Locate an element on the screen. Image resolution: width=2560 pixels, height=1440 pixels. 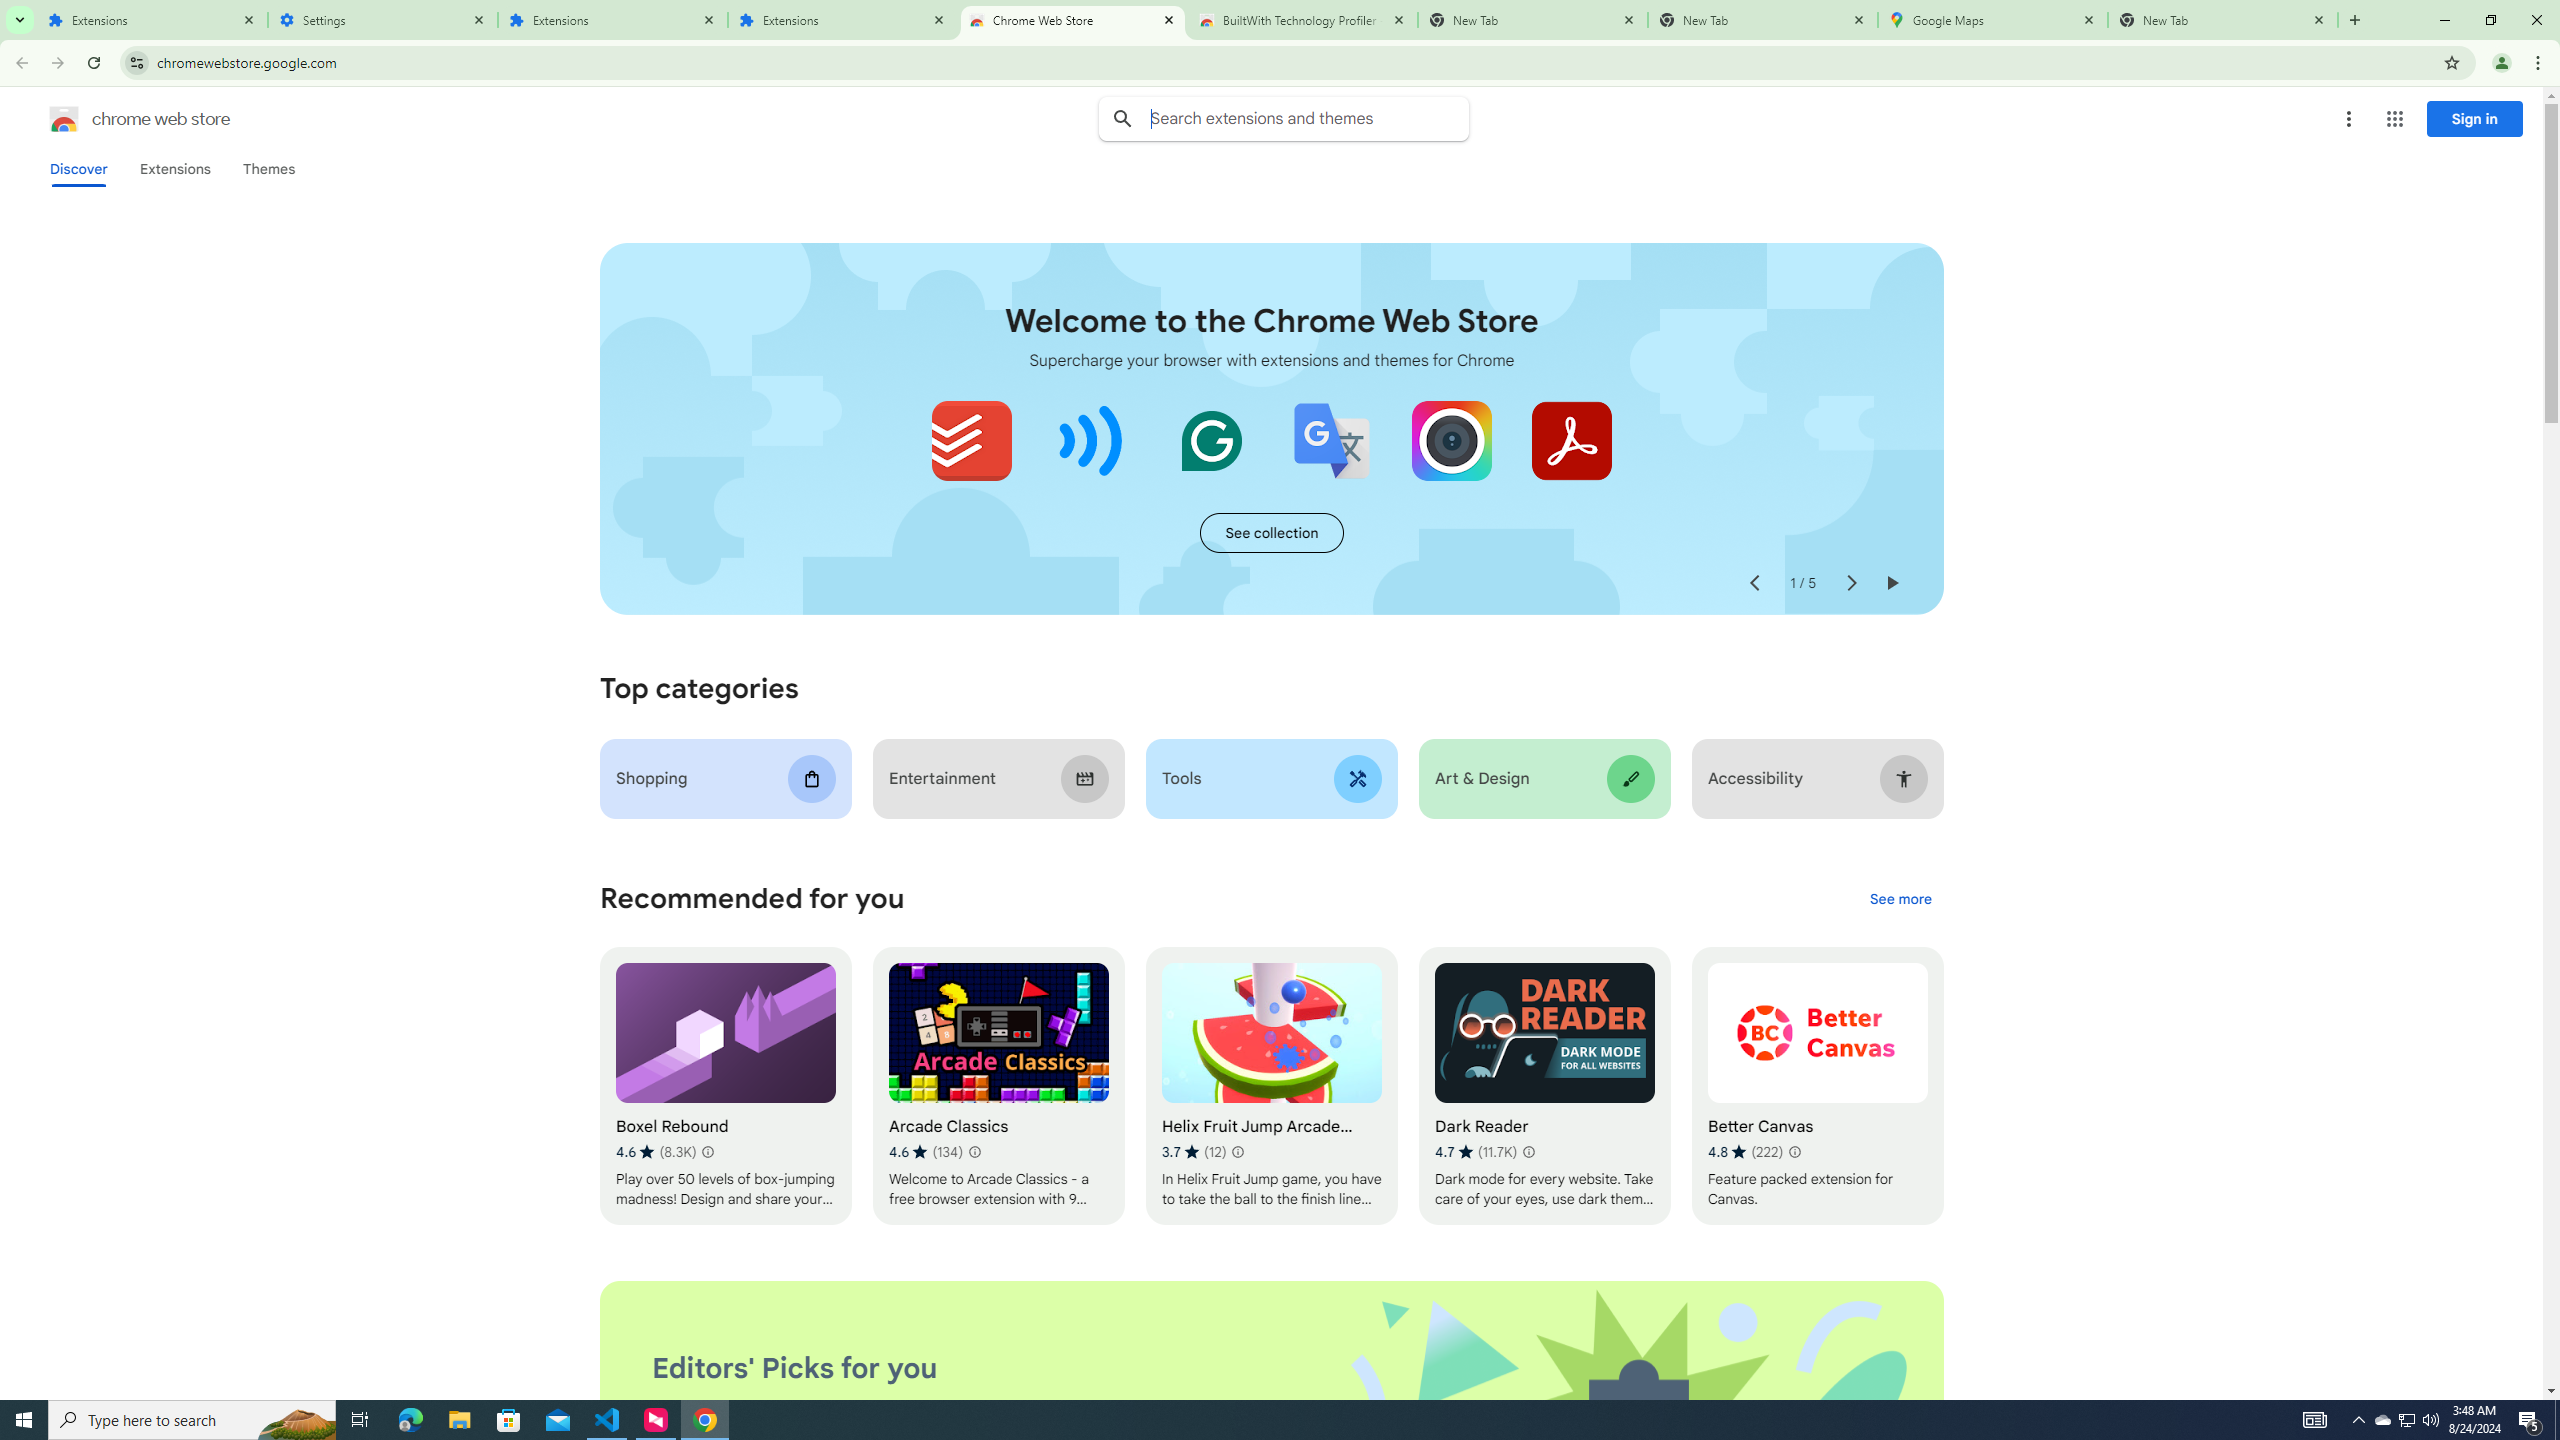
'Tools' is located at coordinates (1271, 778).